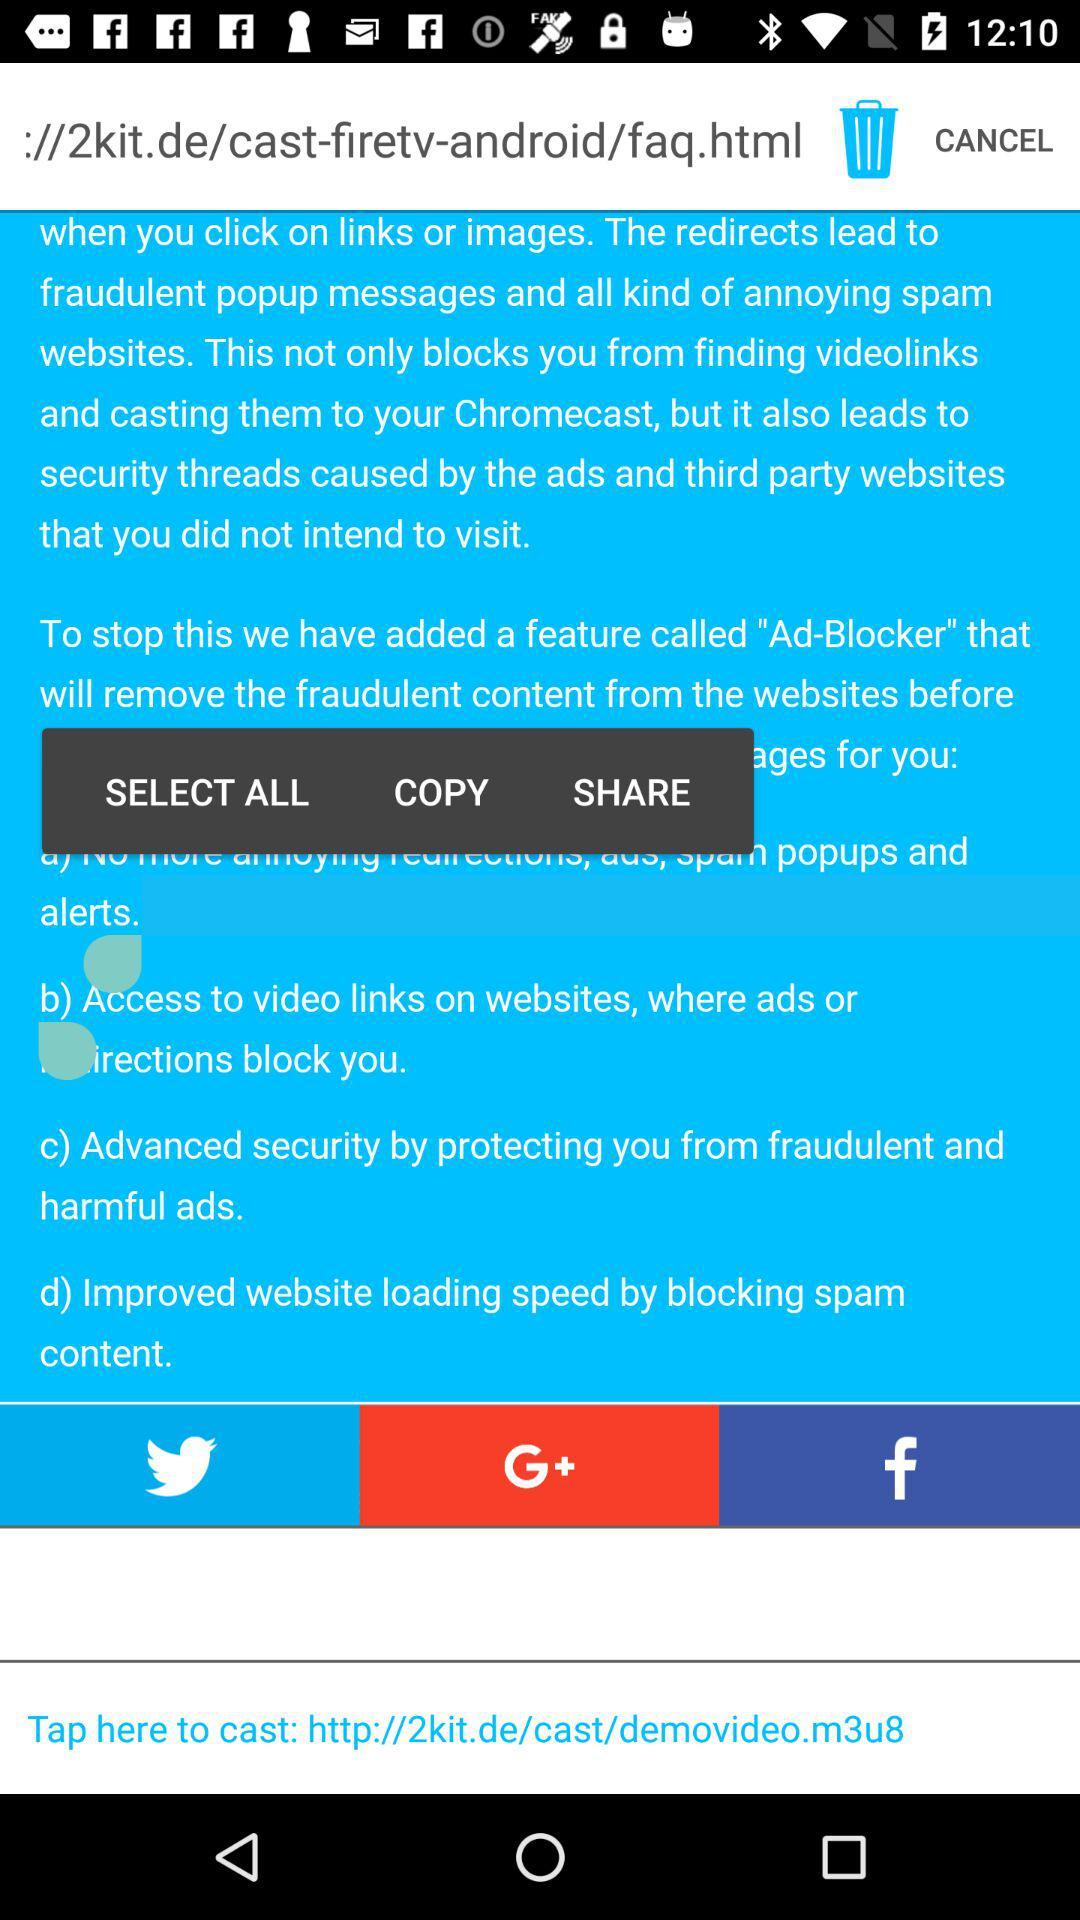 Image resolution: width=1080 pixels, height=1920 pixels. Describe the element at coordinates (547, 1727) in the screenshot. I see `the bottom article url` at that location.